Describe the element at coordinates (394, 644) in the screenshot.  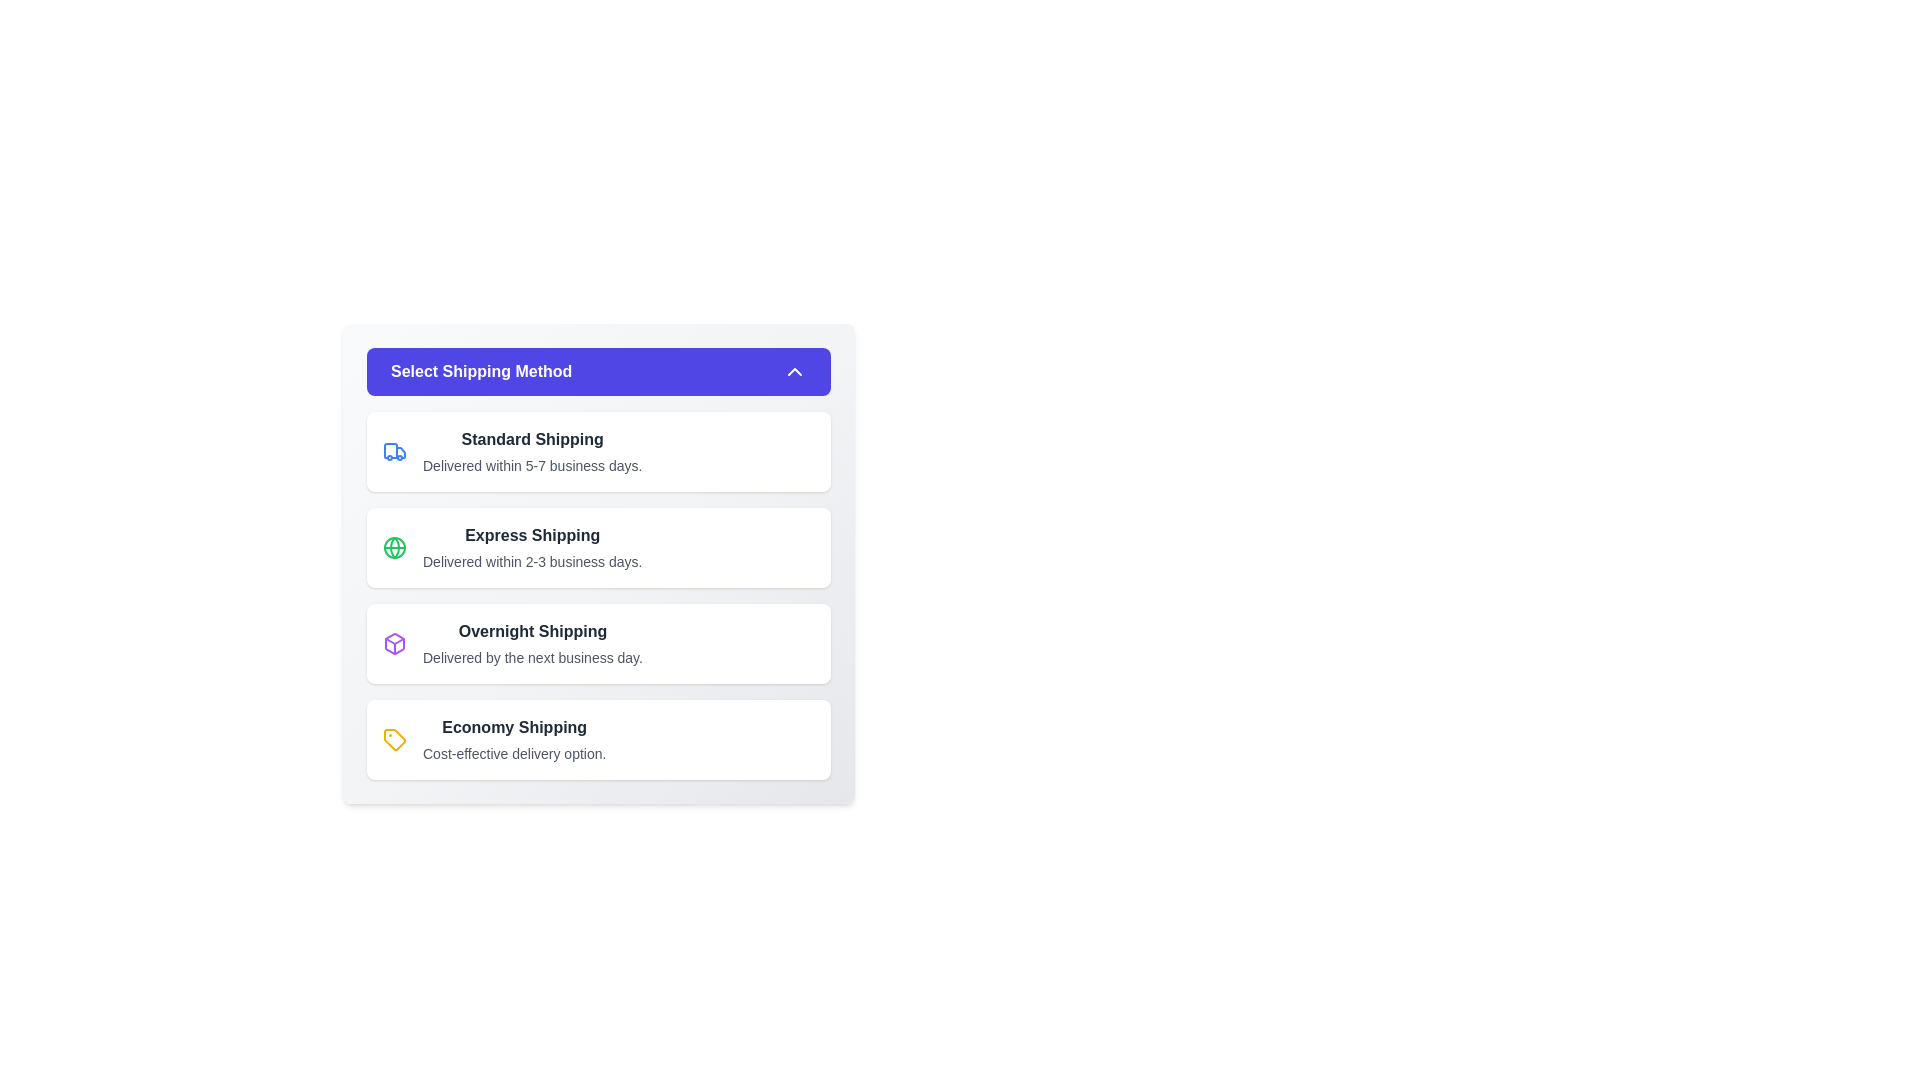
I see `the purple 3D box icon located to the left of the 'Overnight Shipping' text` at that location.